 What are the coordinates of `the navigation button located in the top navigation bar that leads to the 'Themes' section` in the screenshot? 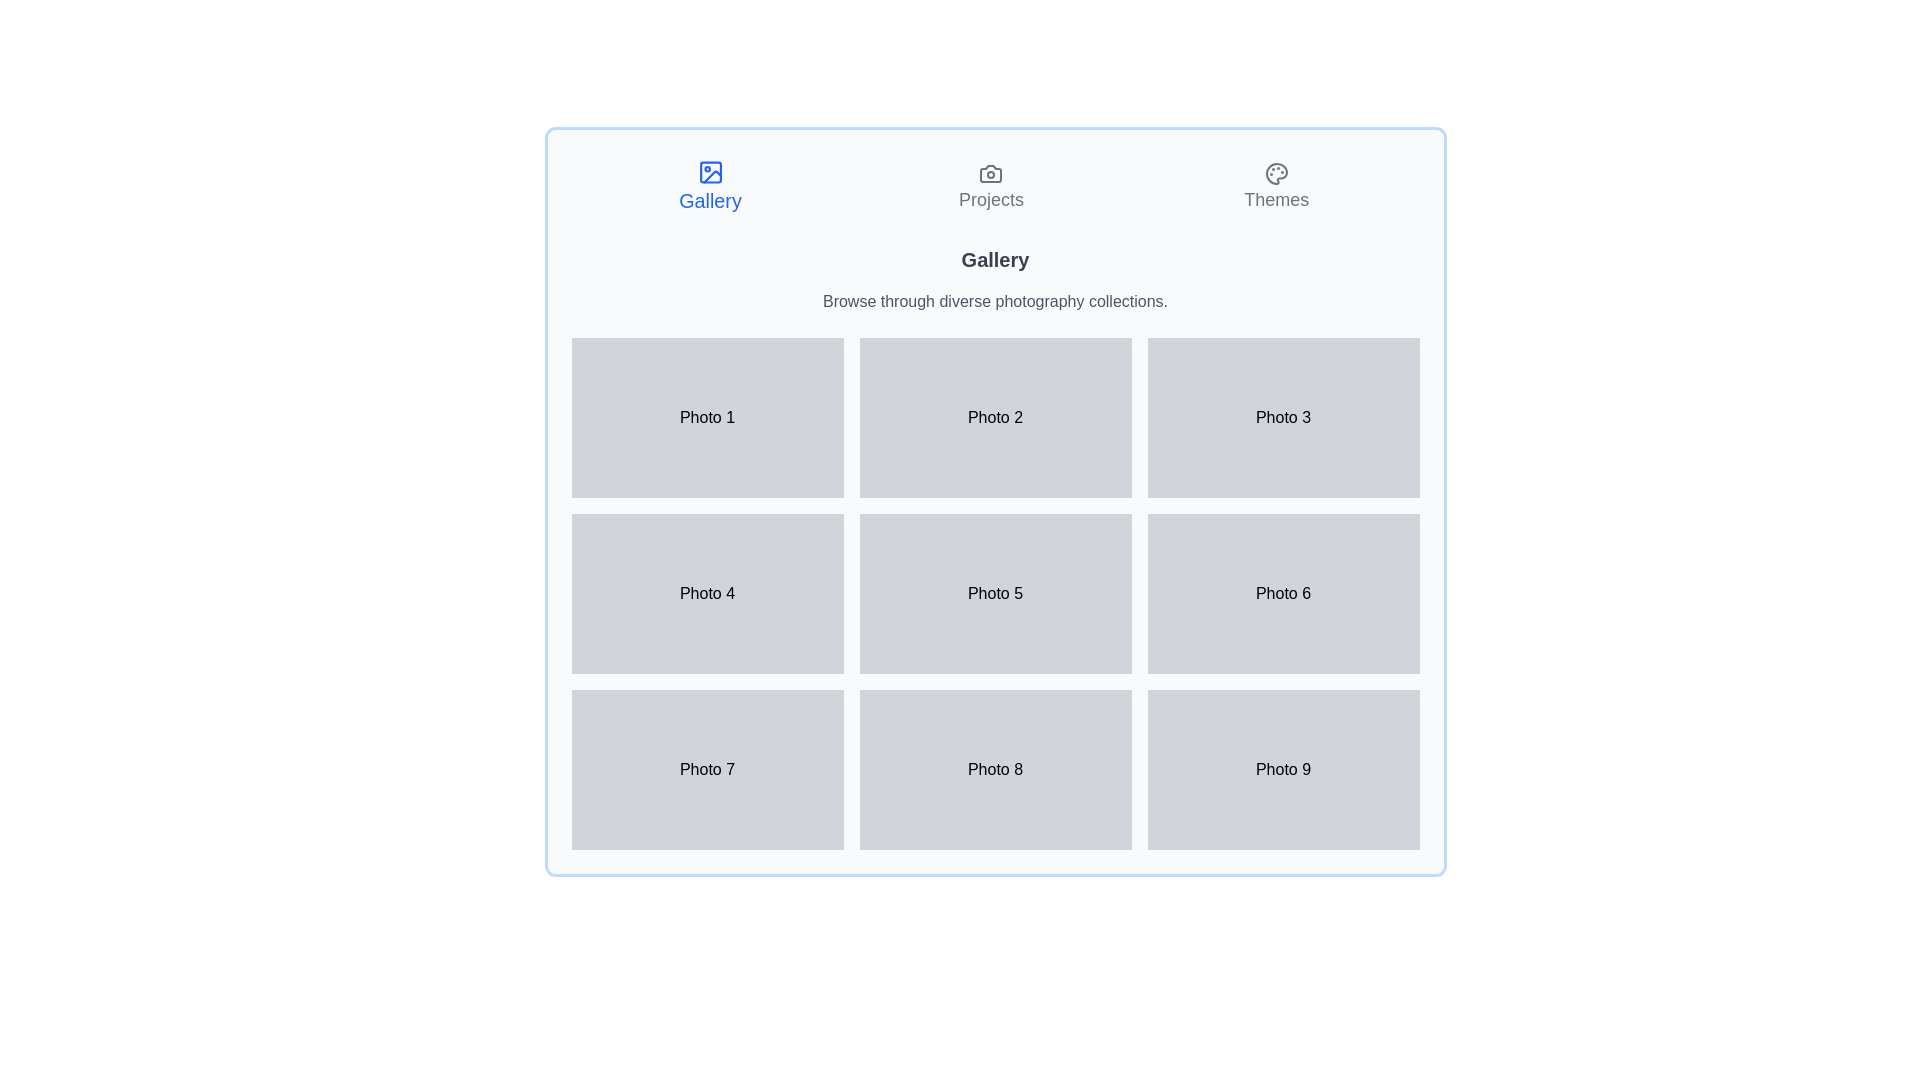 It's located at (1275, 188).